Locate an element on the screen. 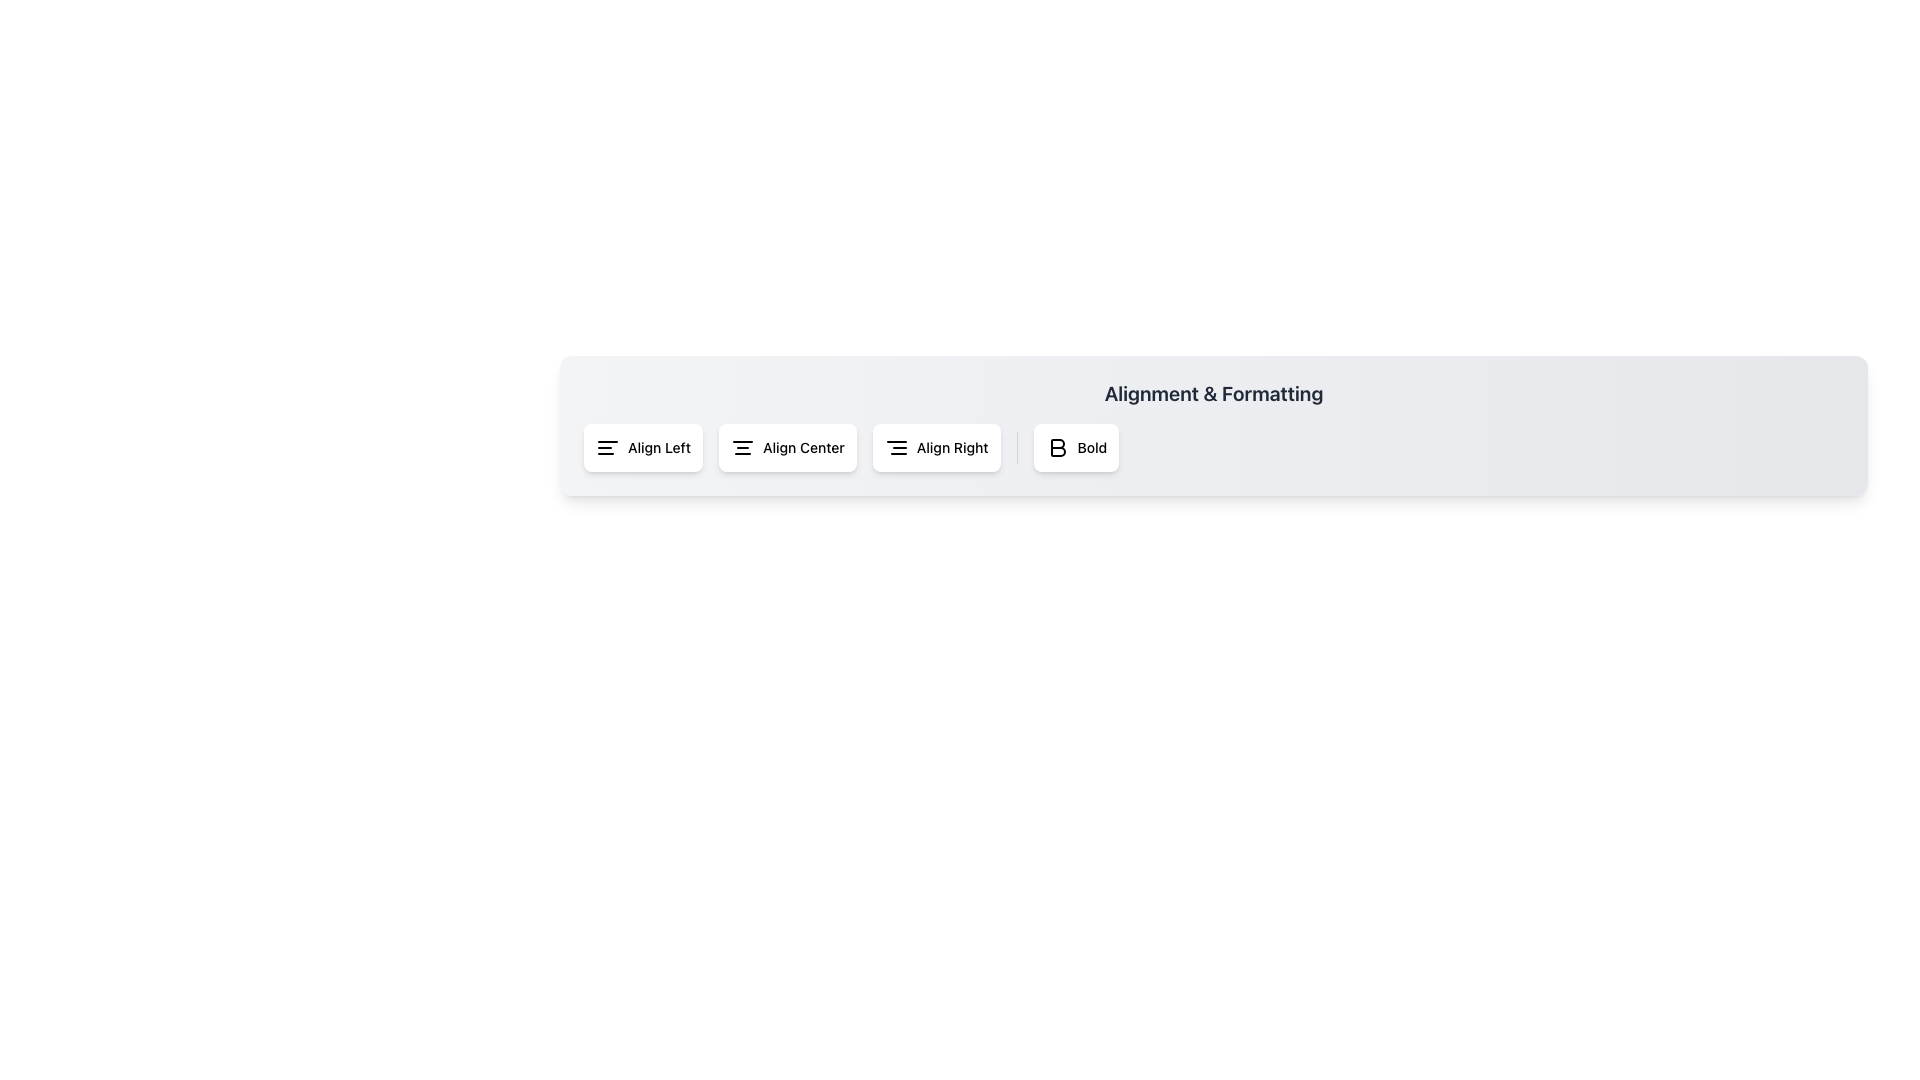 Image resolution: width=1920 pixels, height=1080 pixels. the left alignment button, which is the first in the row of alignment and formatting buttons, to apply left alignment to the selected text or content is located at coordinates (643, 446).